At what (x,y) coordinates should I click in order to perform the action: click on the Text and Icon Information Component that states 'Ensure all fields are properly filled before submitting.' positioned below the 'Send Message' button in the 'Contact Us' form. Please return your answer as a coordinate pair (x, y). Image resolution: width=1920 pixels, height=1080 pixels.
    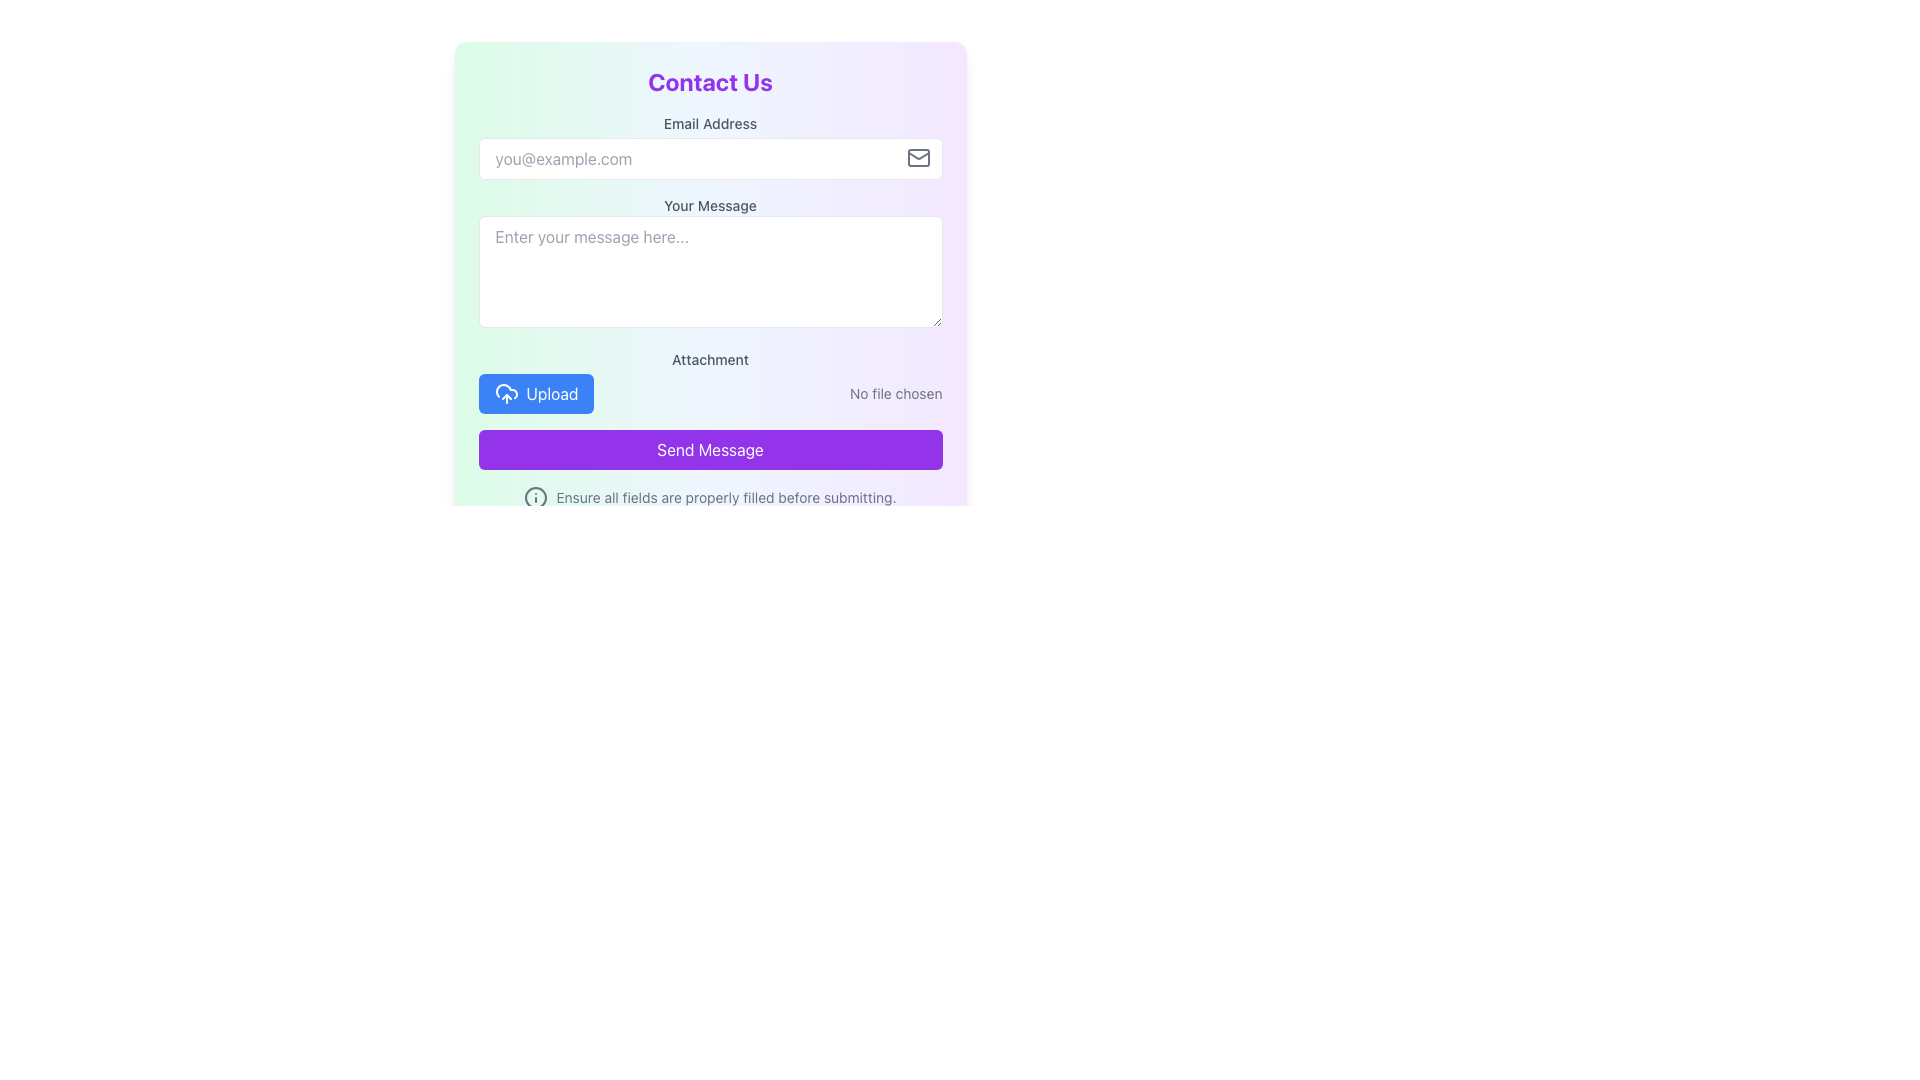
    Looking at the image, I should click on (710, 496).